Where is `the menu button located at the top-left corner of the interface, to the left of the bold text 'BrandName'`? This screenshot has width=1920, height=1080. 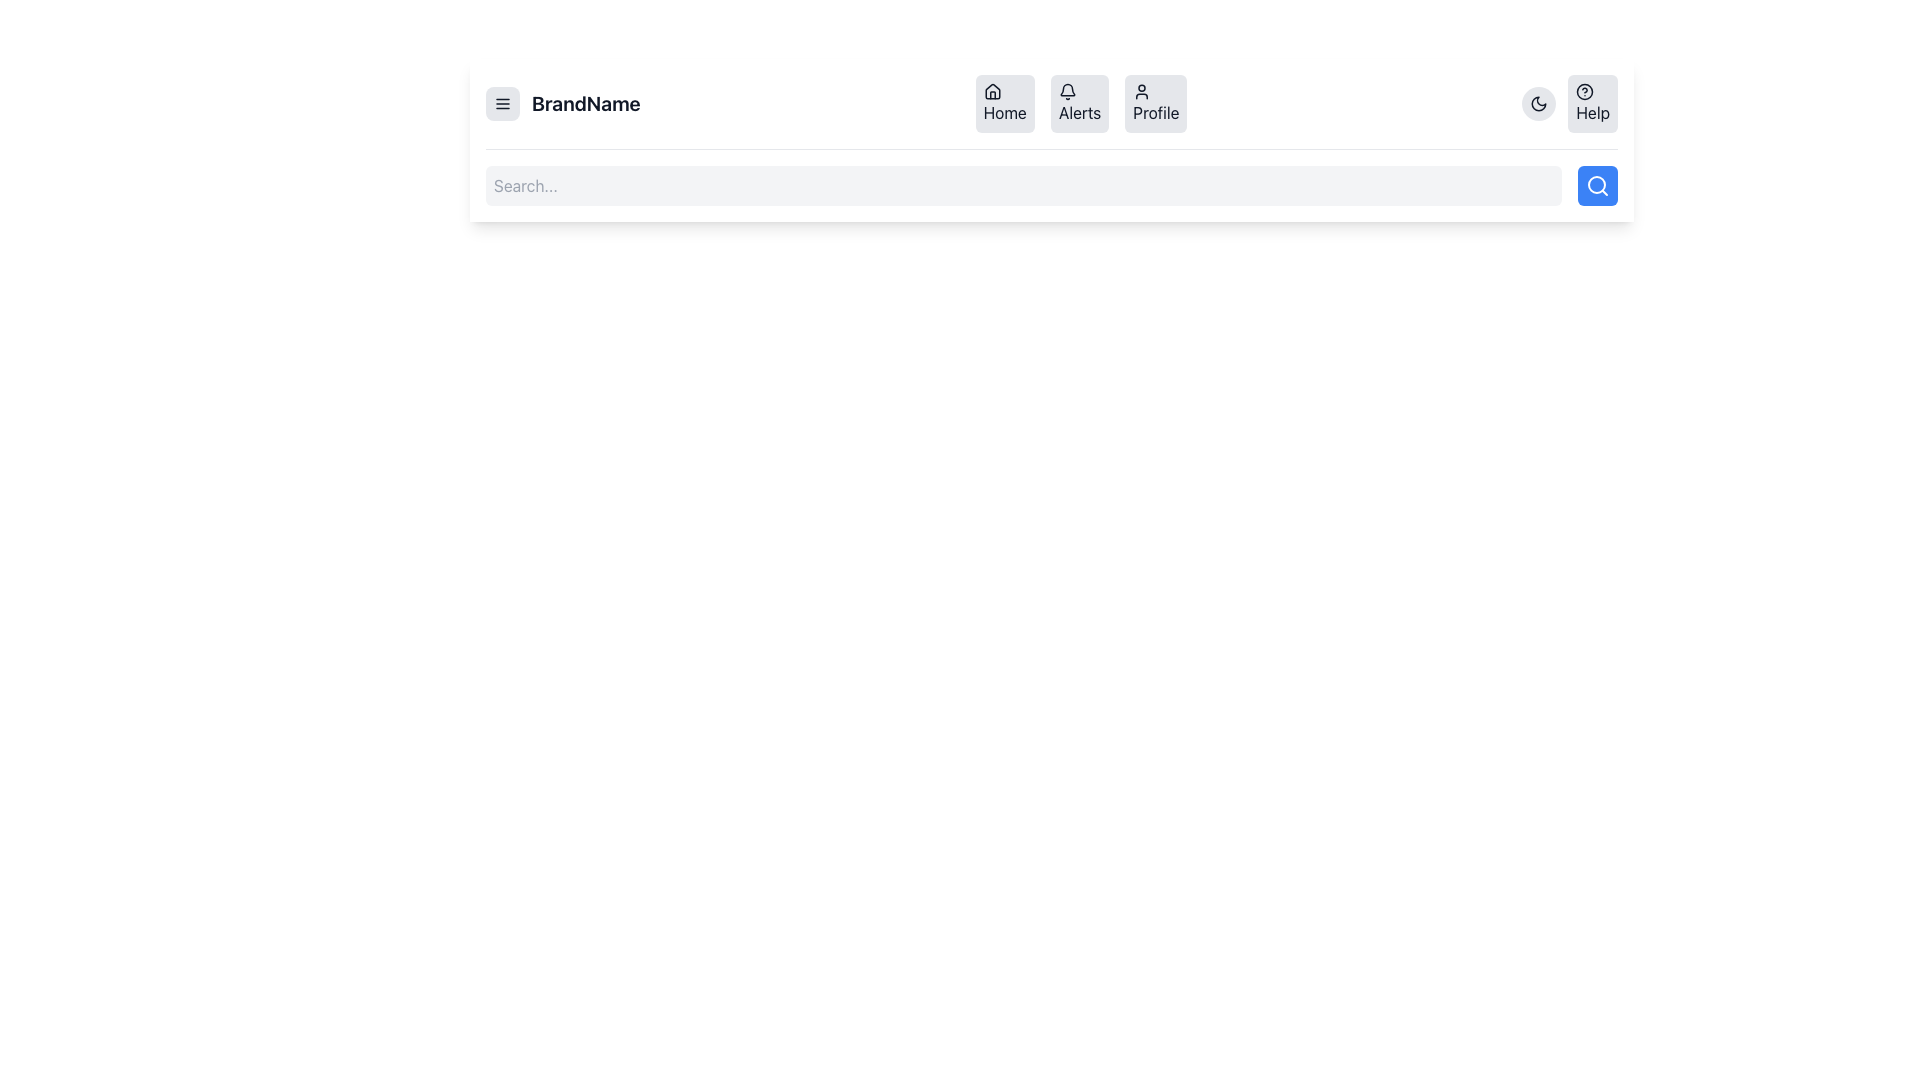
the menu button located at the top-left corner of the interface, to the left of the bold text 'BrandName' is located at coordinates (503, 104).